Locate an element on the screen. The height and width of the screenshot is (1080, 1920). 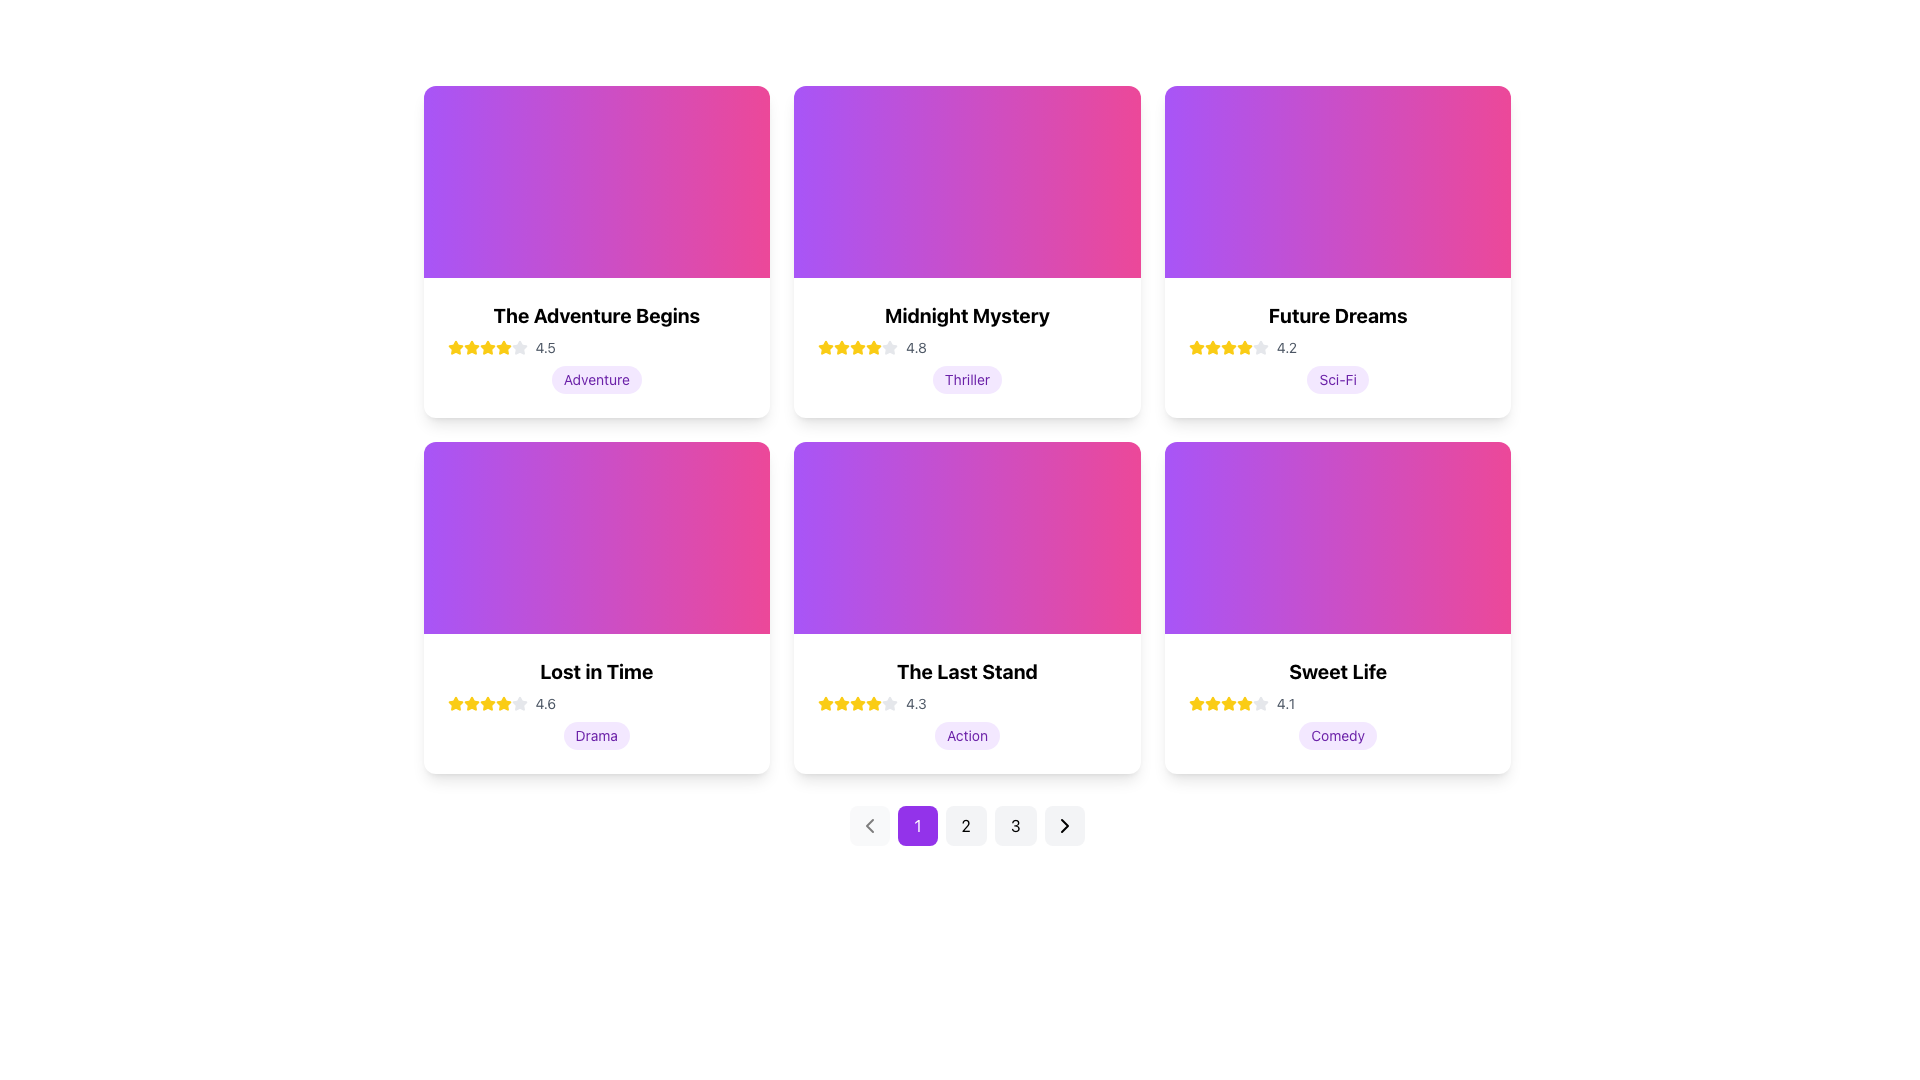
text content of the main title label located at the top of the middle card in the top row of the grid layout, which is situated above the rating and category tag 'Sci-Fi' is located at coordinates (1338, 315).